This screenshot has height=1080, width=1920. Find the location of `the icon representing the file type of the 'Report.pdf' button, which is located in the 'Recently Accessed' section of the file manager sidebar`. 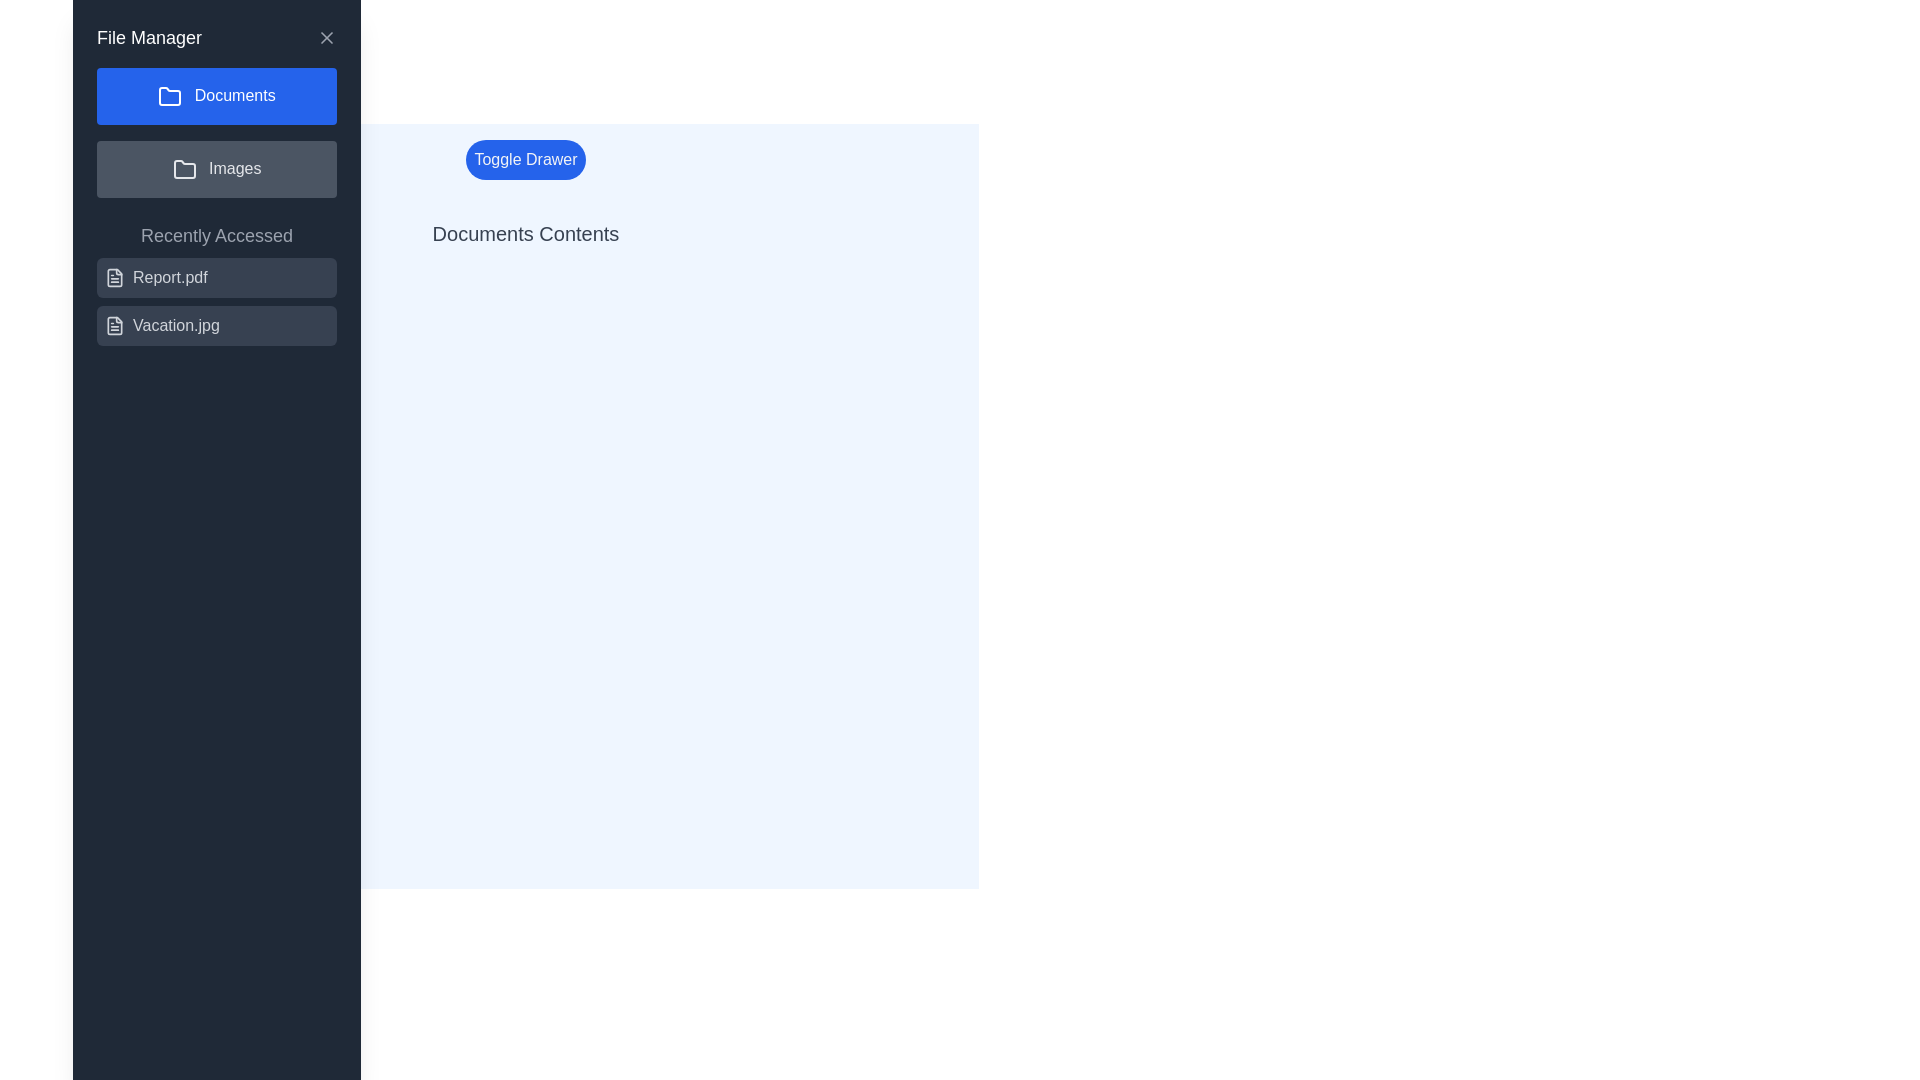

the icon representing the file type of the 'Report.pdf' button, which is located in the 'Recently Accessed' section of the file manager sidebar is located at coordinates (114, 277).